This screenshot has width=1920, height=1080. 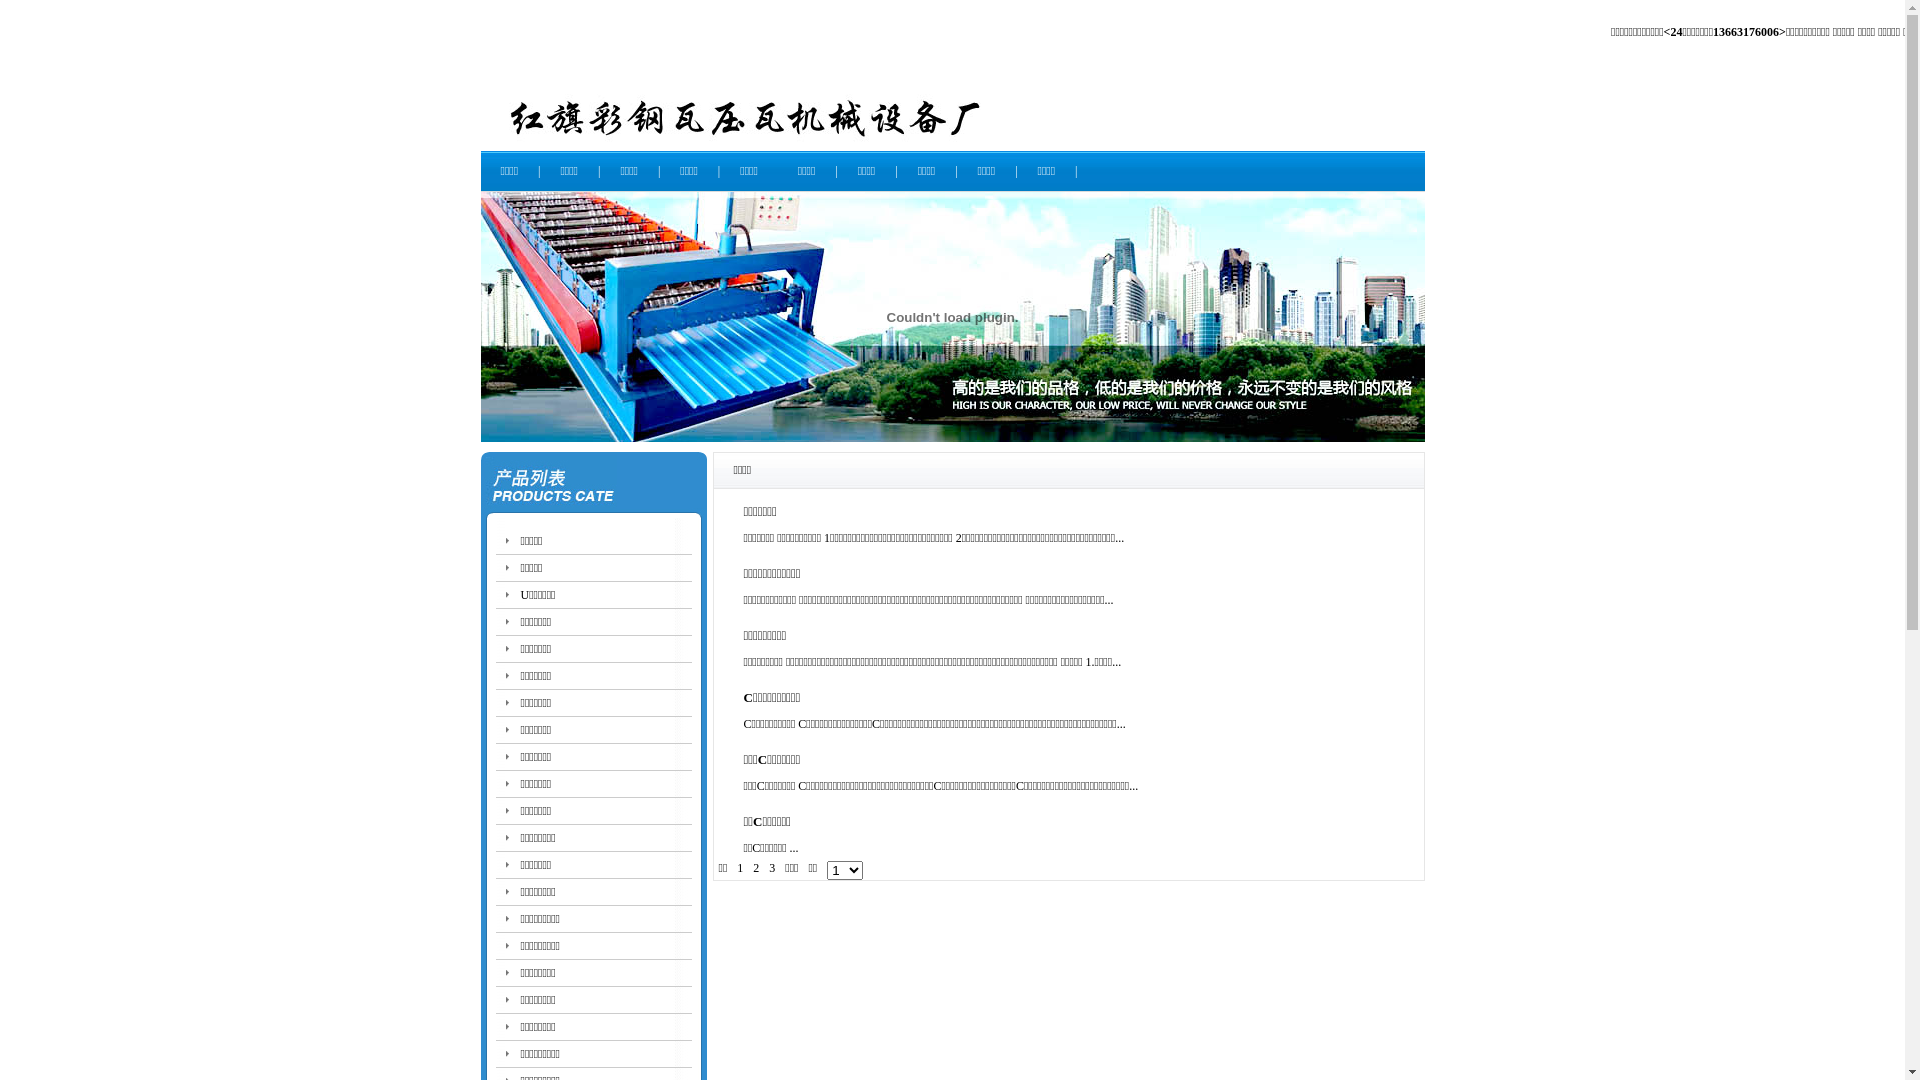 I want to click on '3', so click(x=771, y=866).